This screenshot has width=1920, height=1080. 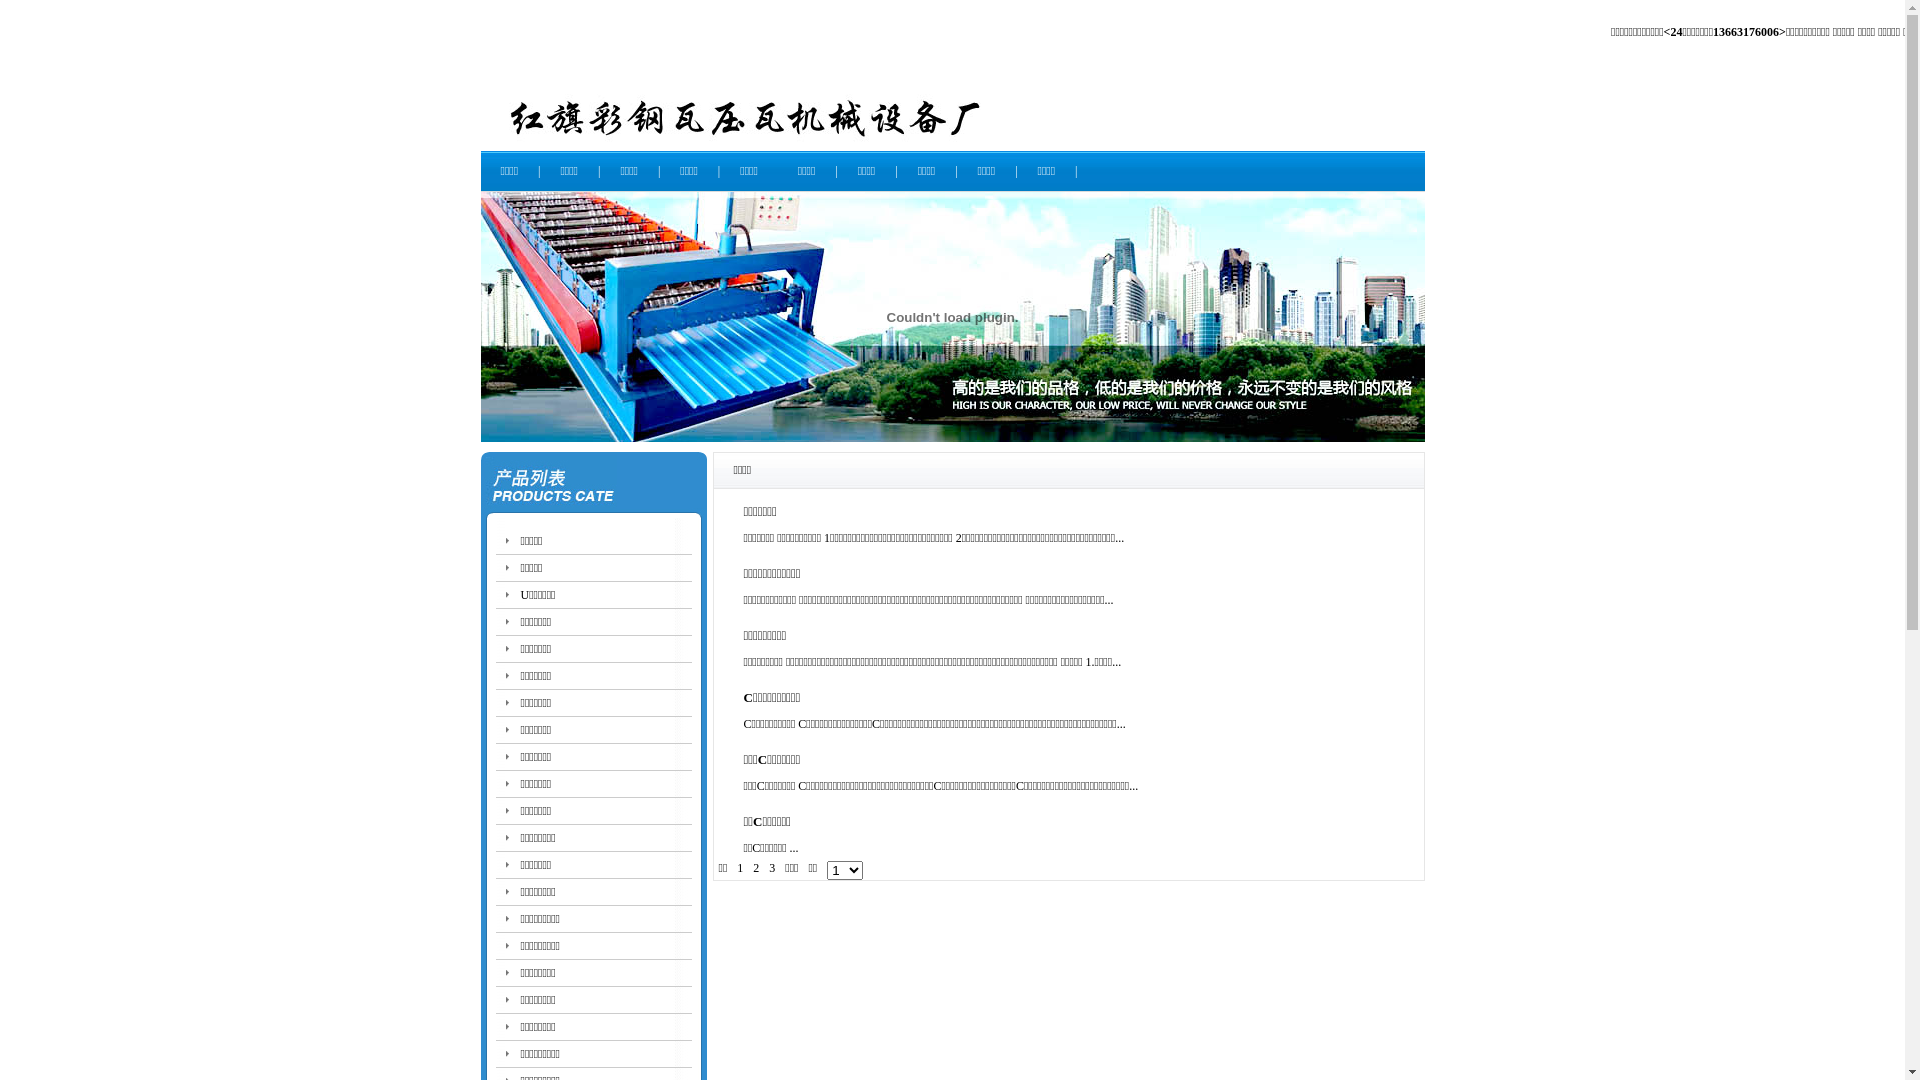 I want to click on '3', so click(x=771, y=866).